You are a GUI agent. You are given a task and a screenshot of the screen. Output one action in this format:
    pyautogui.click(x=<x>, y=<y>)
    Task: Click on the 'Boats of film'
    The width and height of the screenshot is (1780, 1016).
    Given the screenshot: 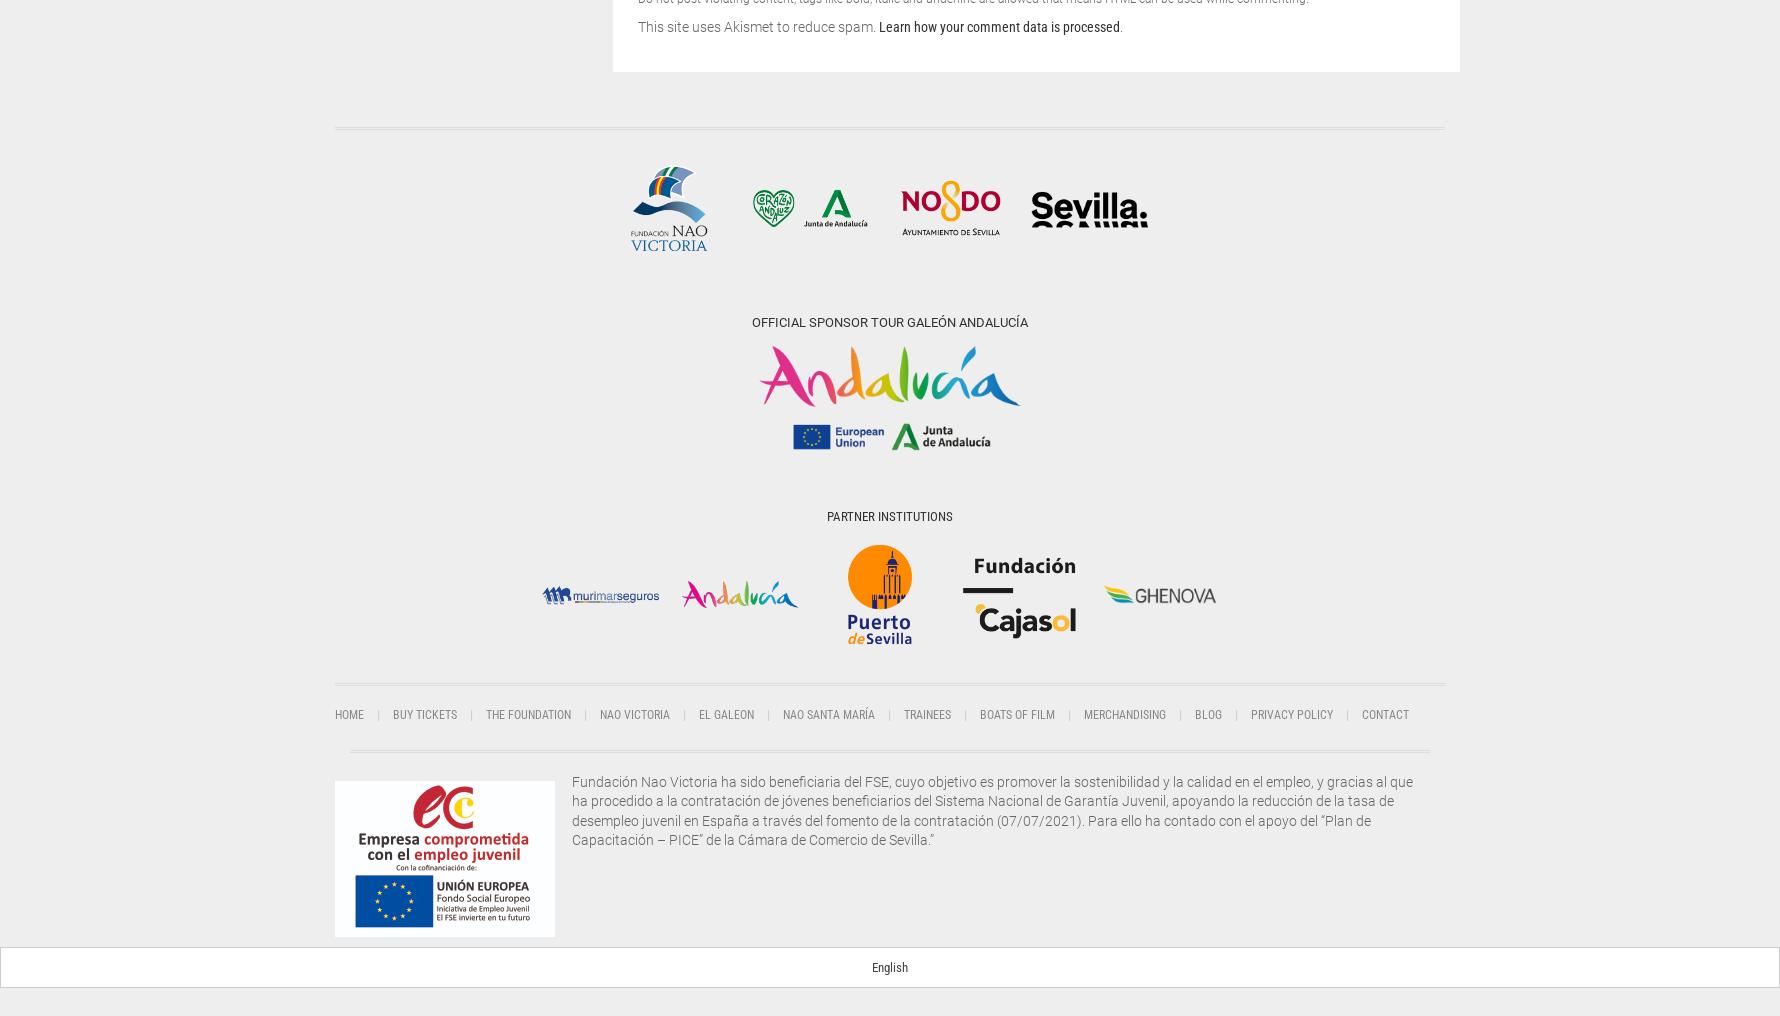 What is the action you would take?
    pyautogui.click(x=1016, y=714)
    